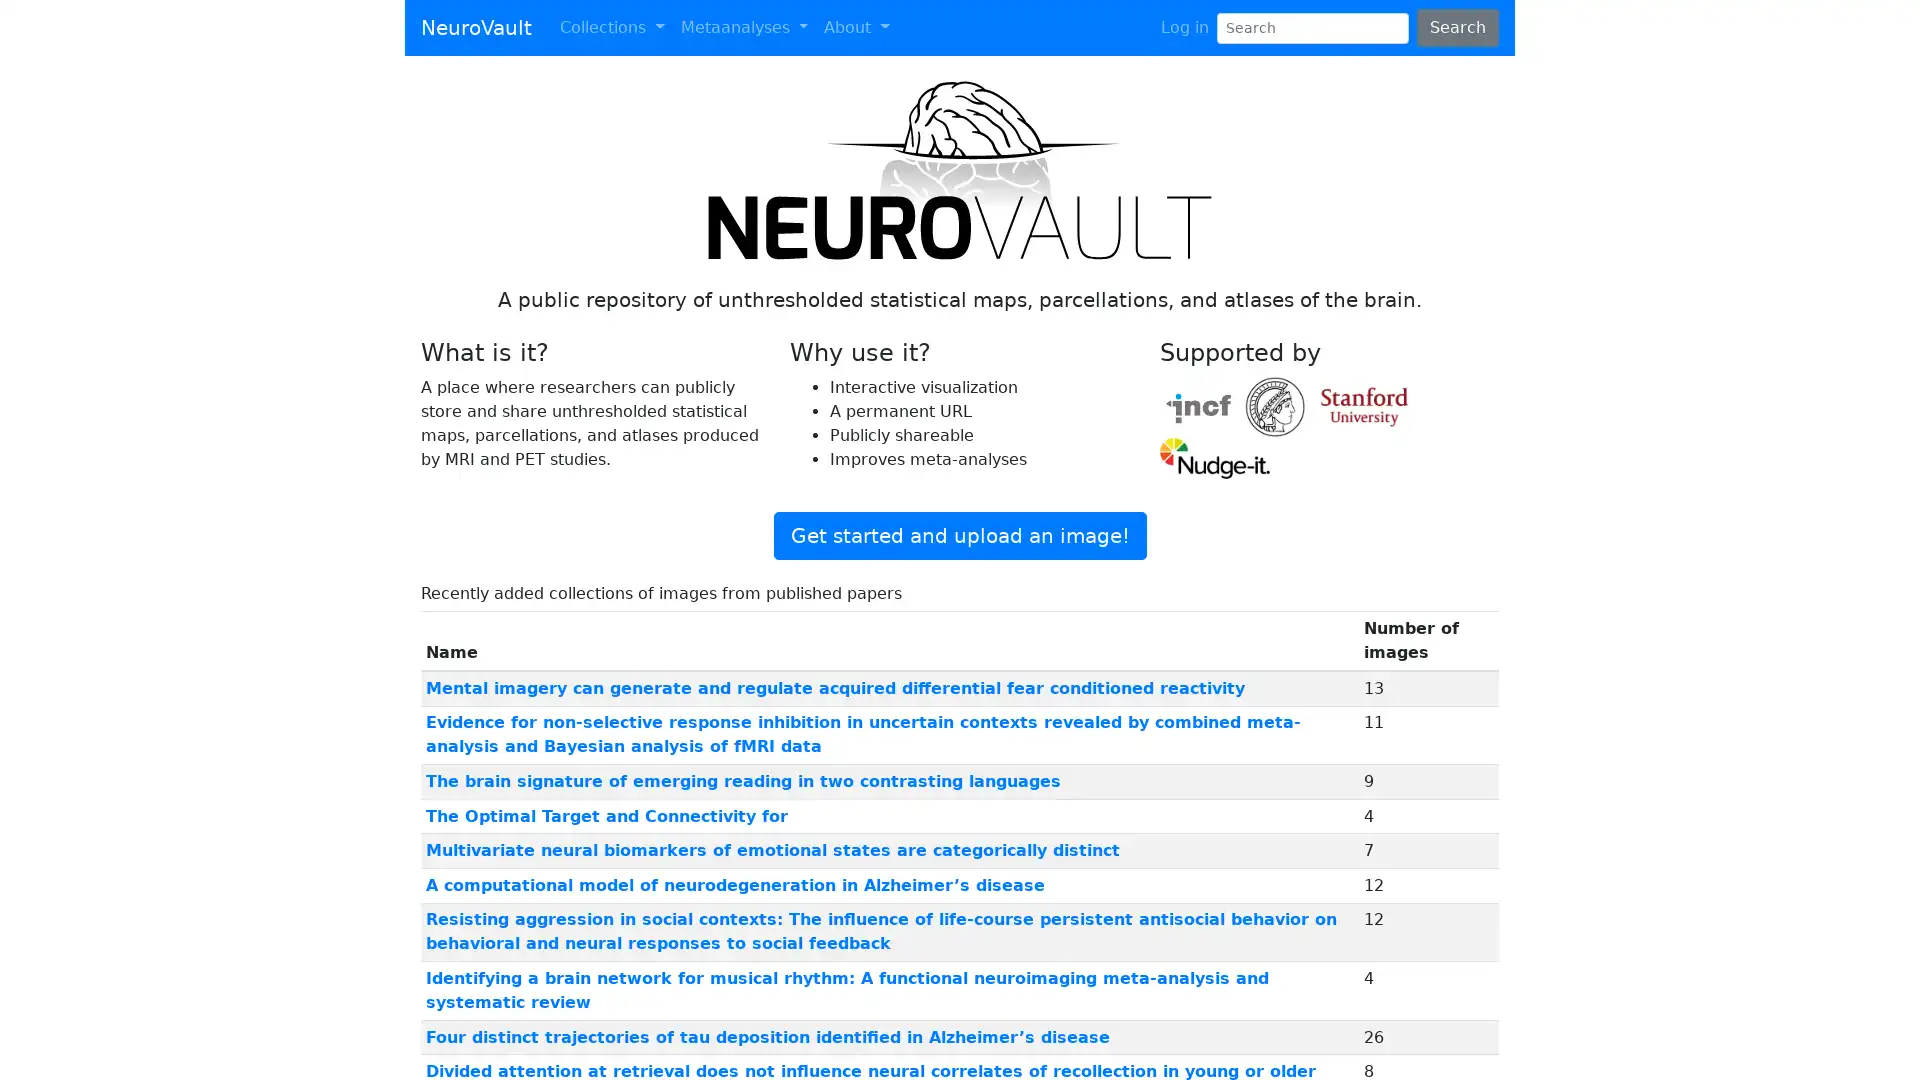  I want to click on Search, so click(1457, 27).